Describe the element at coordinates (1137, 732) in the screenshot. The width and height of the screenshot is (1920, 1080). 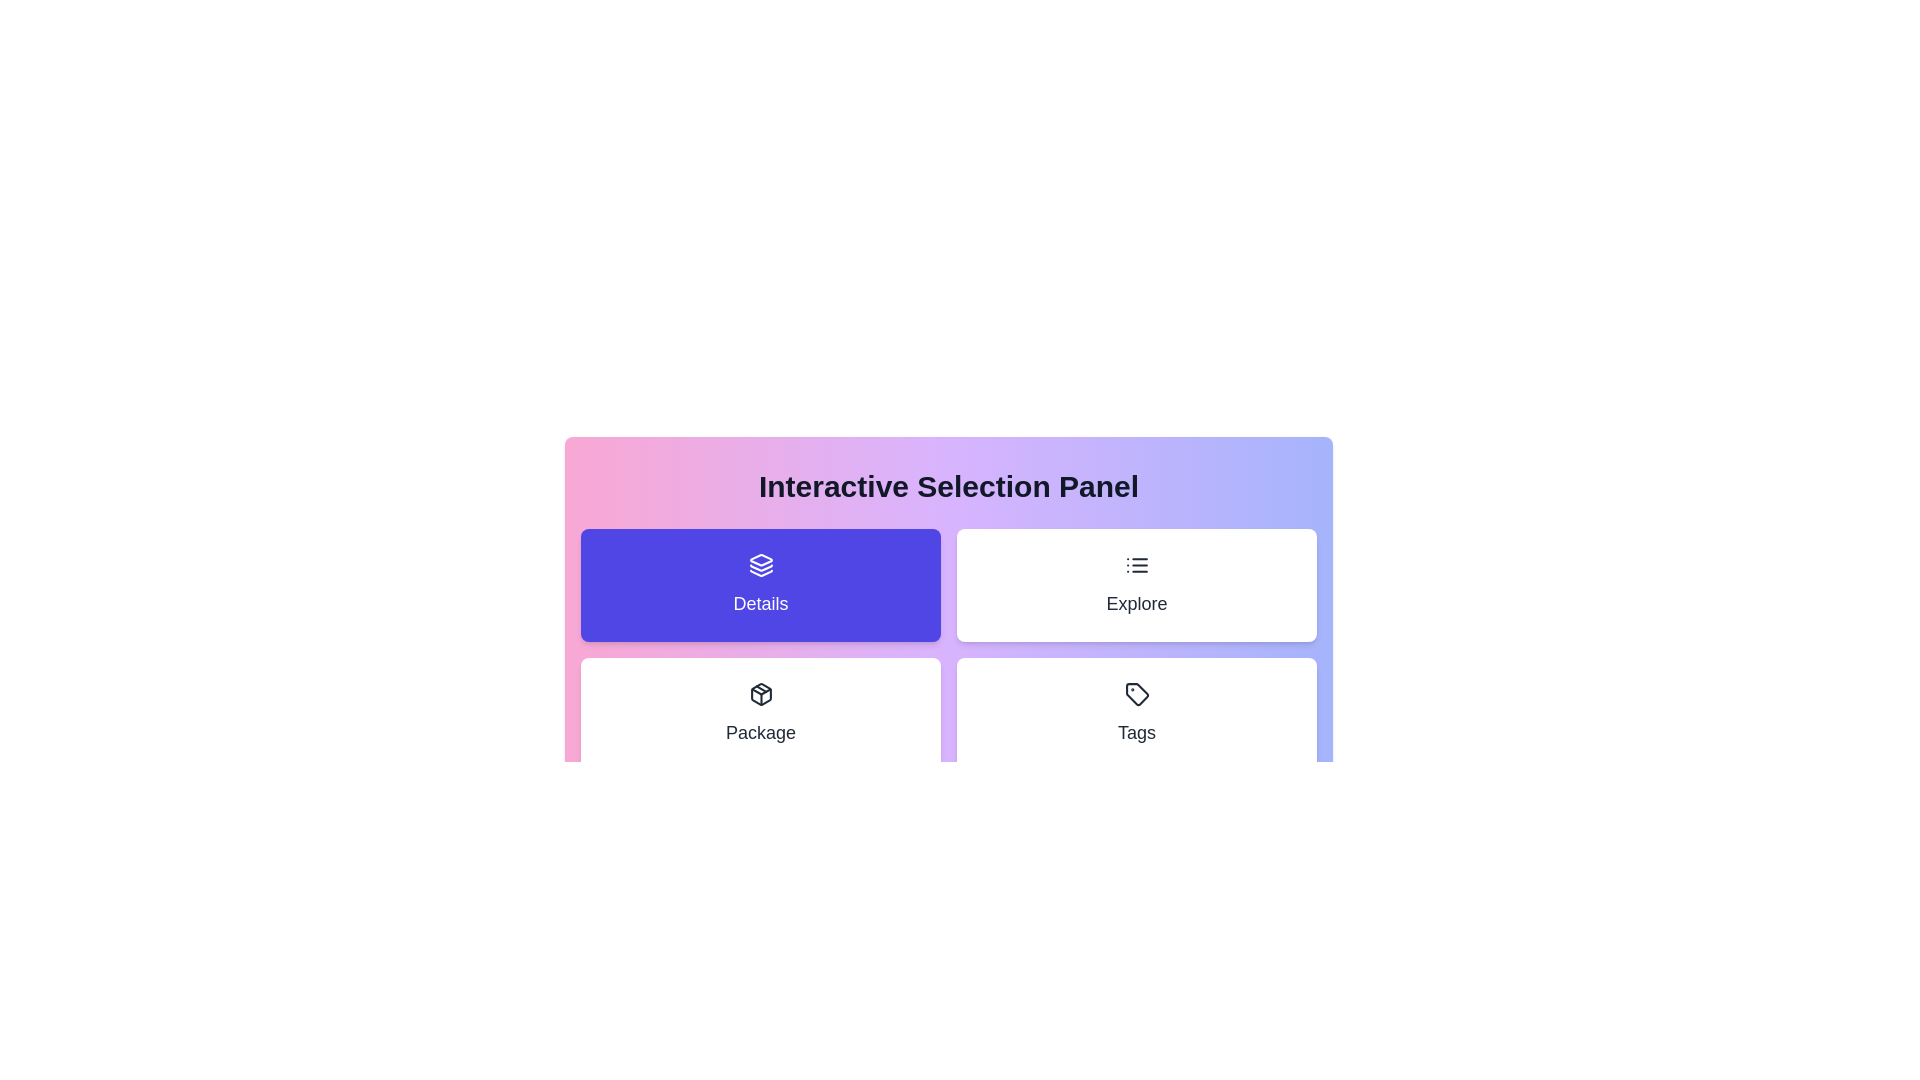
I see `the 'Tags' text label element, which is styled as a larger font subheading in dark gray color, located at the bottom-right of a 2x2 grid interface` at that location.